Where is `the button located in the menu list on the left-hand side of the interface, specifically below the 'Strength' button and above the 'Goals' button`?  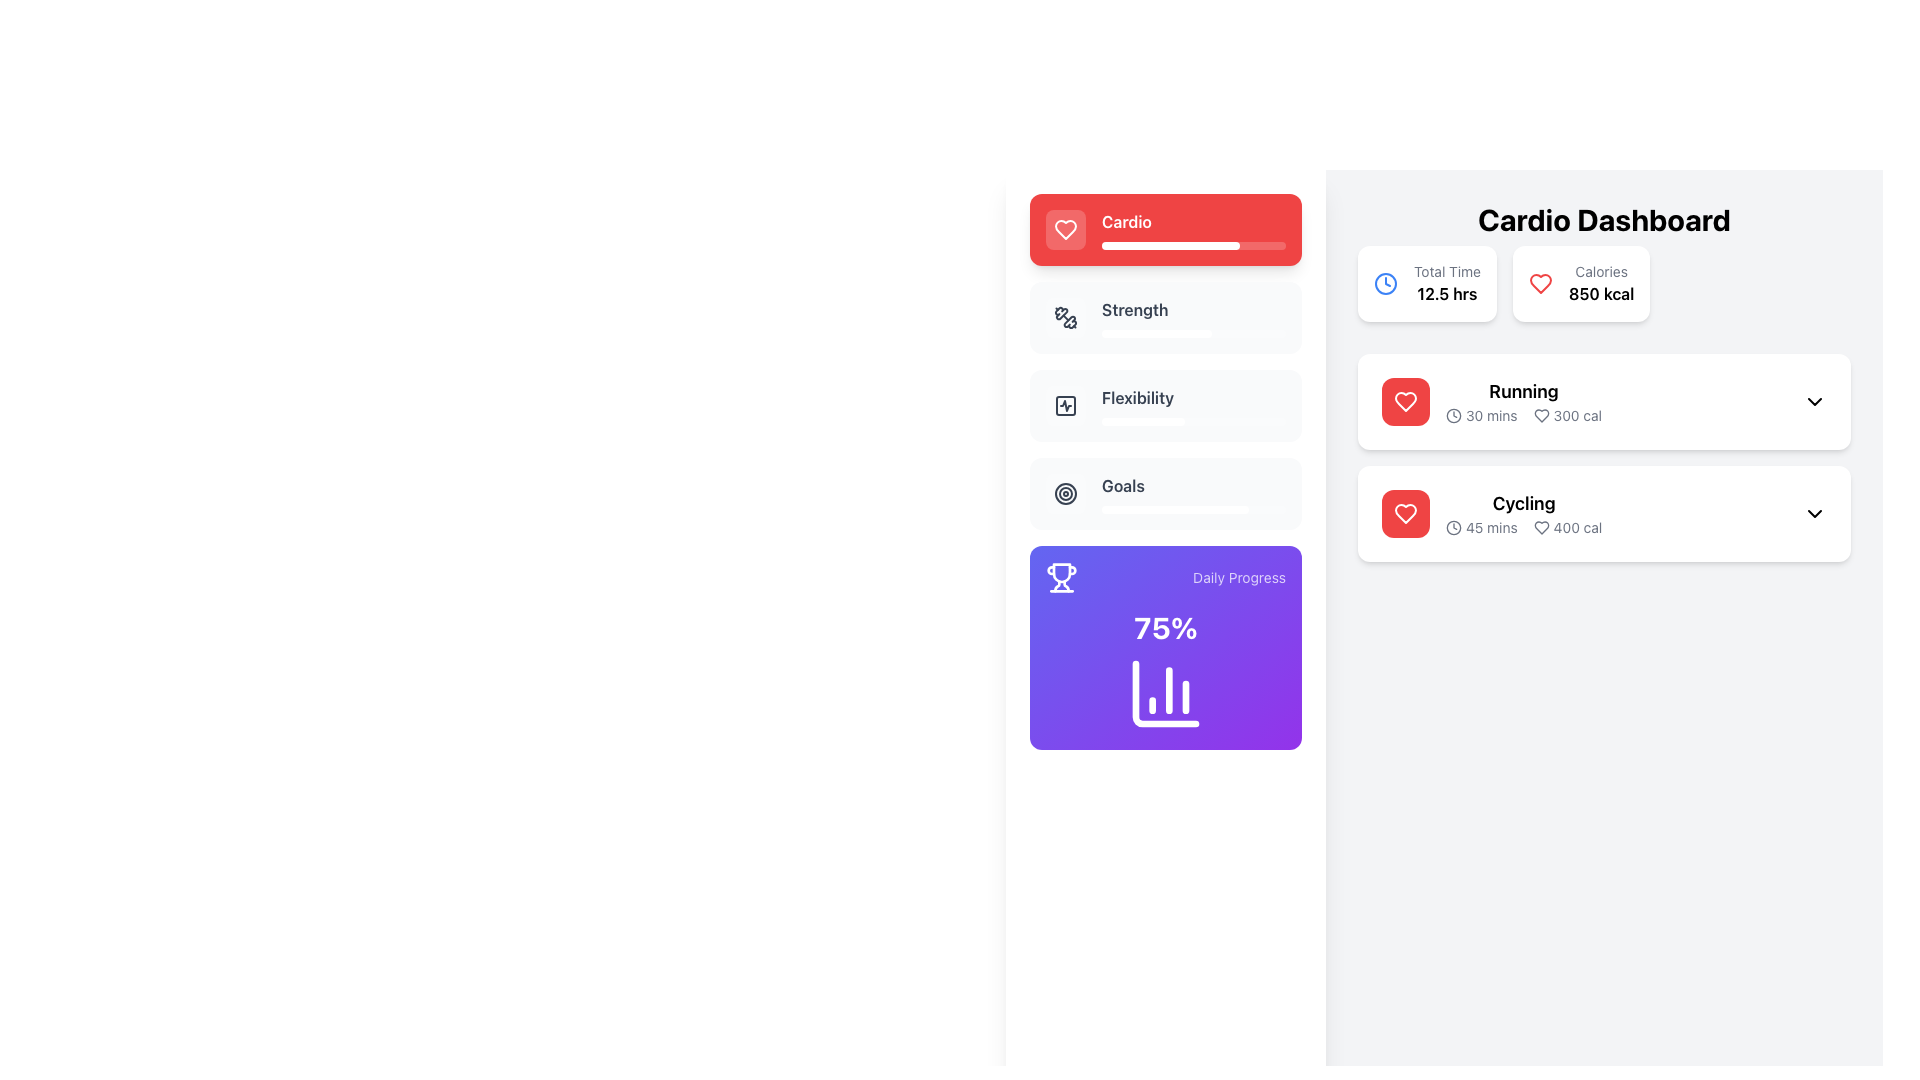
the button located in the menu list on the left-hand side of the interface, specifically below the 'Strength' button and above the 'Goals' button is located at coordinates (1064, 405).